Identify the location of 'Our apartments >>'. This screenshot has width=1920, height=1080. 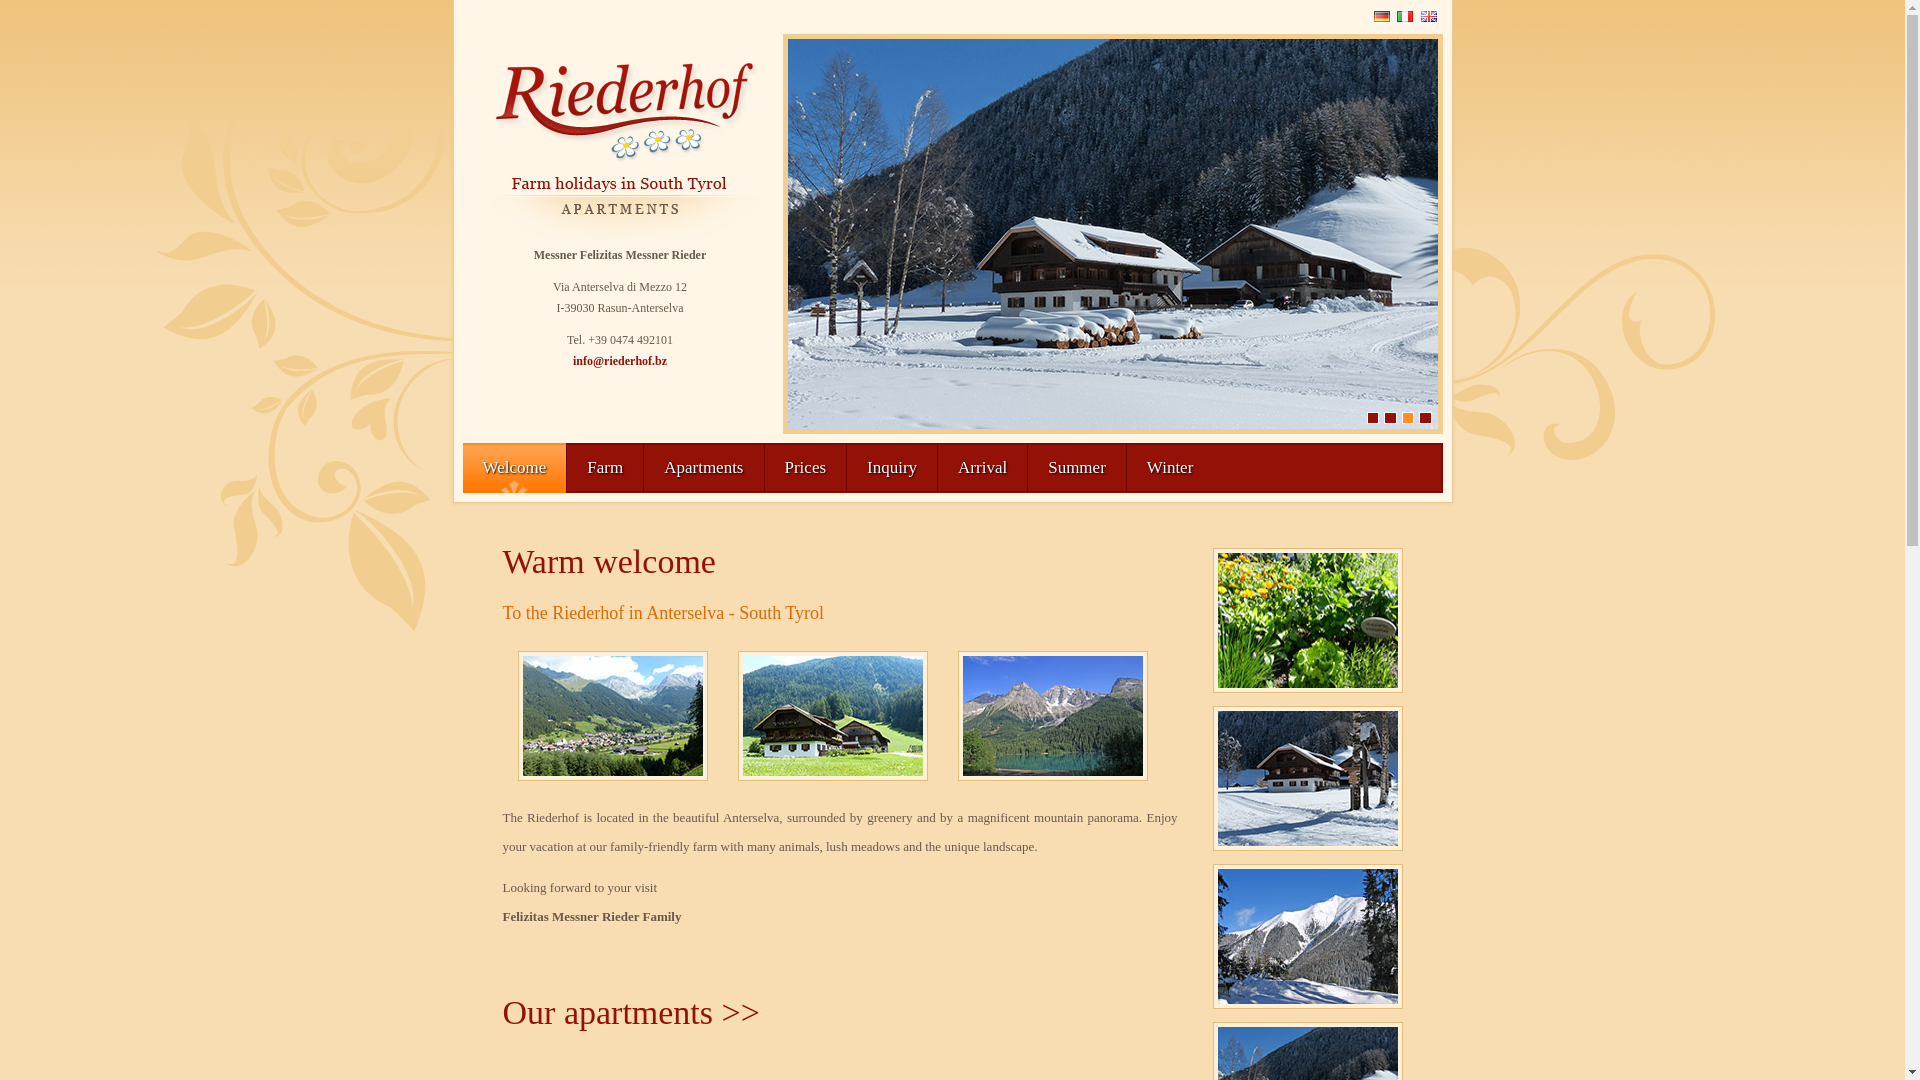
(629, 1012).